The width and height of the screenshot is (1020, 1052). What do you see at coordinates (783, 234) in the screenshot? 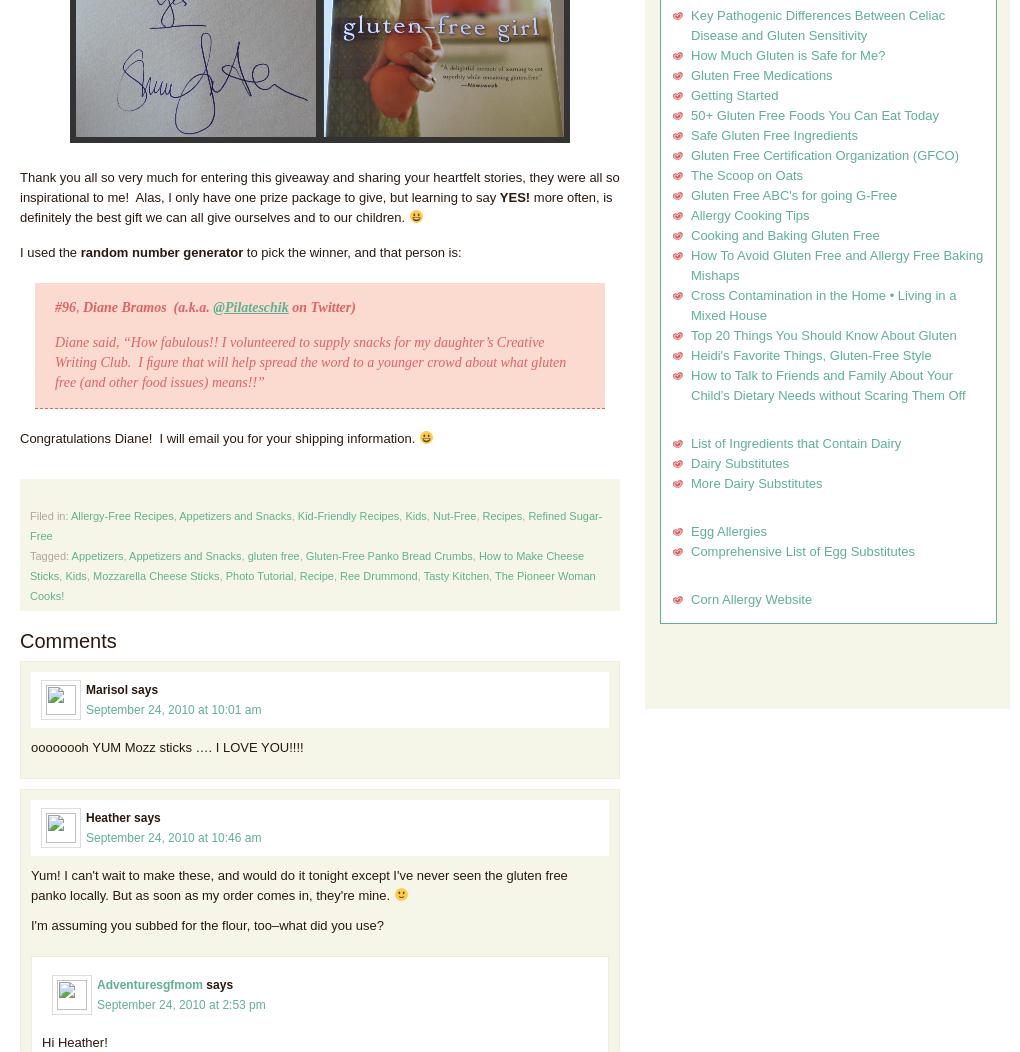
I see `'Cooking and Baking Gluten Free'` at bounding box center [783, 234].